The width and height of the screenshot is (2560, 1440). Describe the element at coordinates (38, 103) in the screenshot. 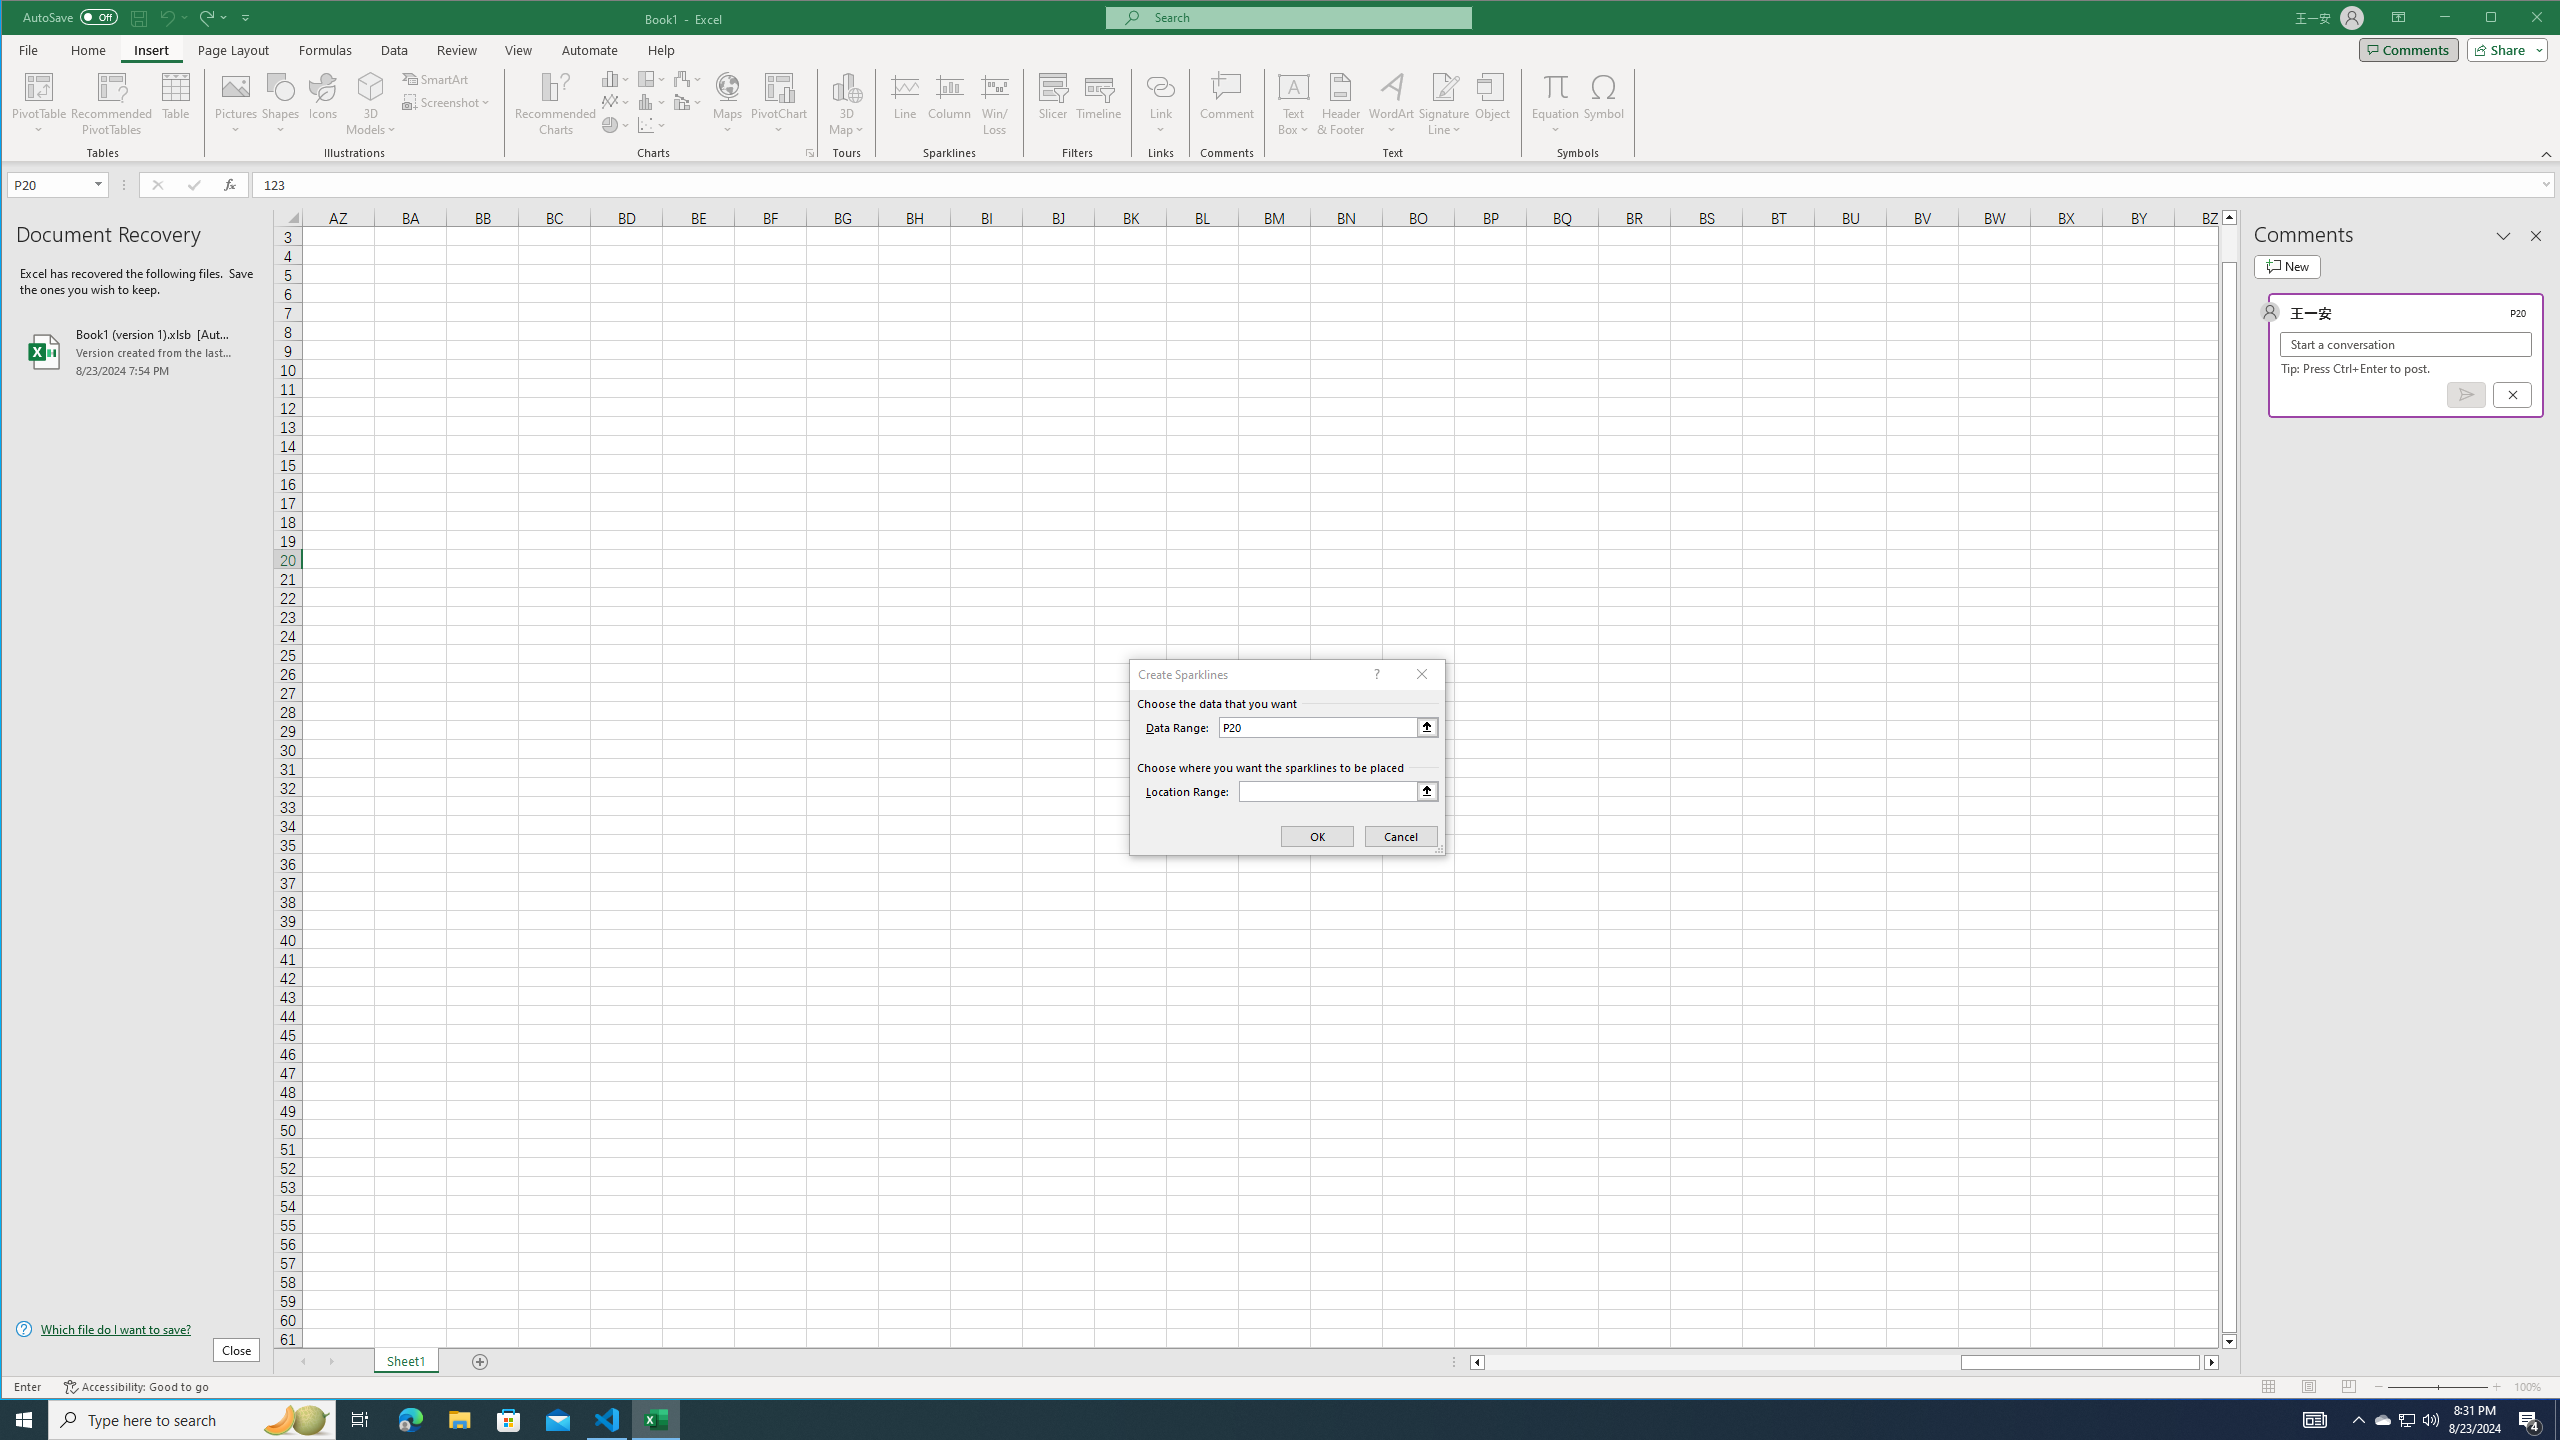

I see `'PivotTable'` at that location.